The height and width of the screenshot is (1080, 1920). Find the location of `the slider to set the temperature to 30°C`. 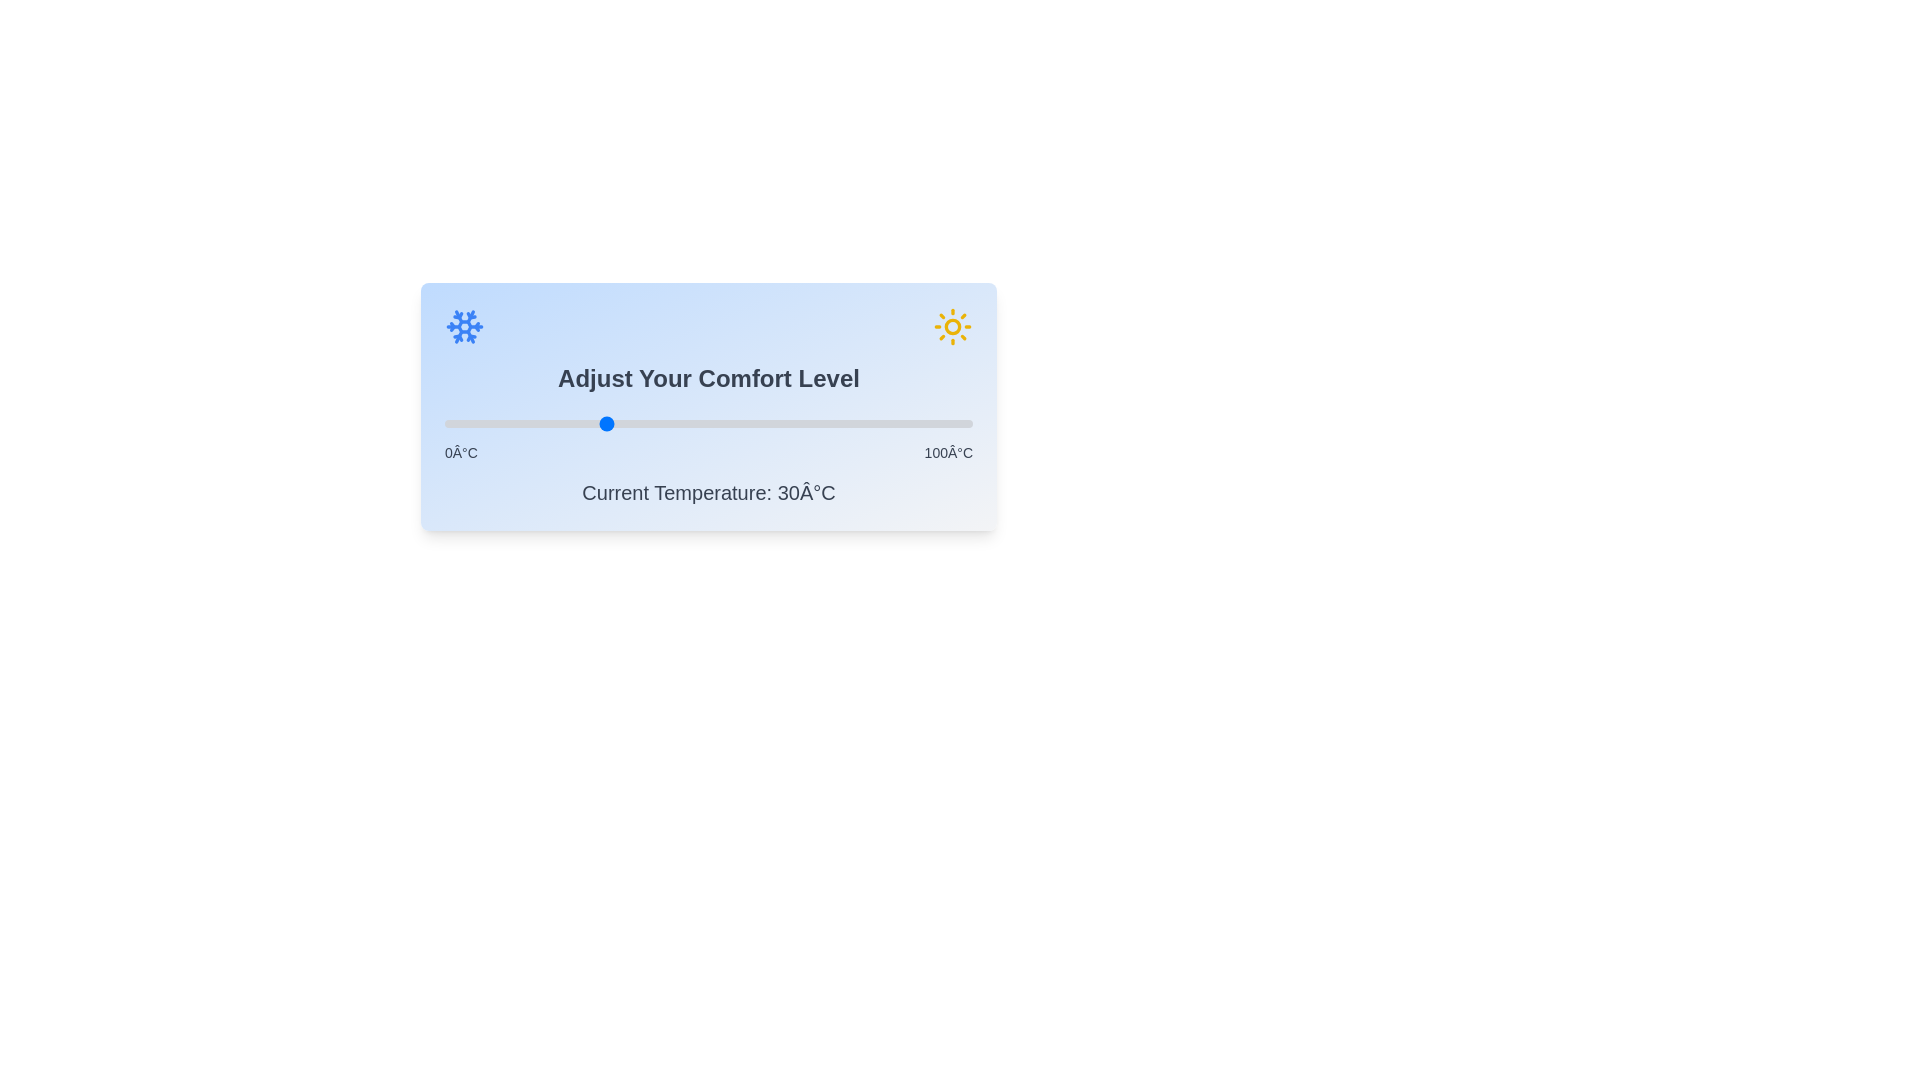

the slider to set the temperature to 30°C is located at coordinates (602, 423).